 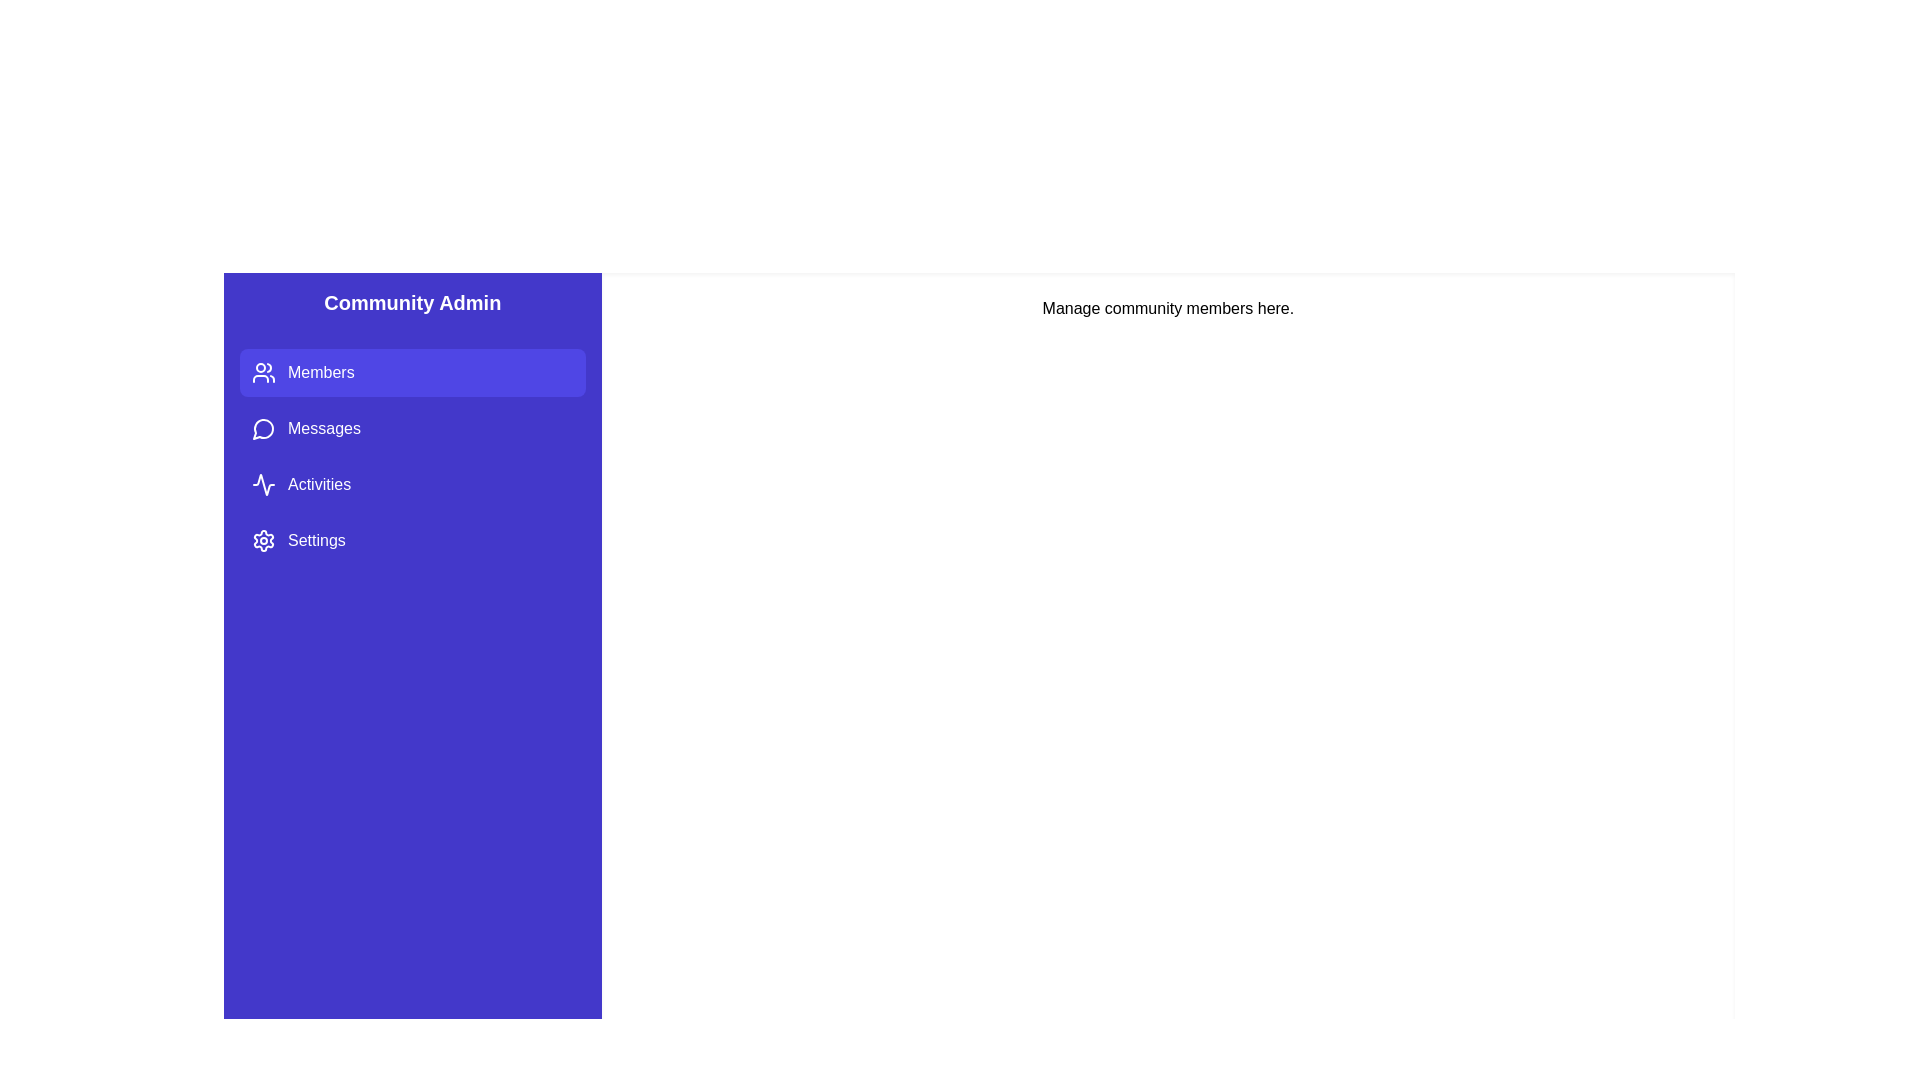 What do you see at coordinates (411, 427) in the screenshot?
I see `the 'Messages' navigation button located in the vertical menu, positioned between the 'Members' button above and the 'Activities' button below` at bounding box center [411, 427].